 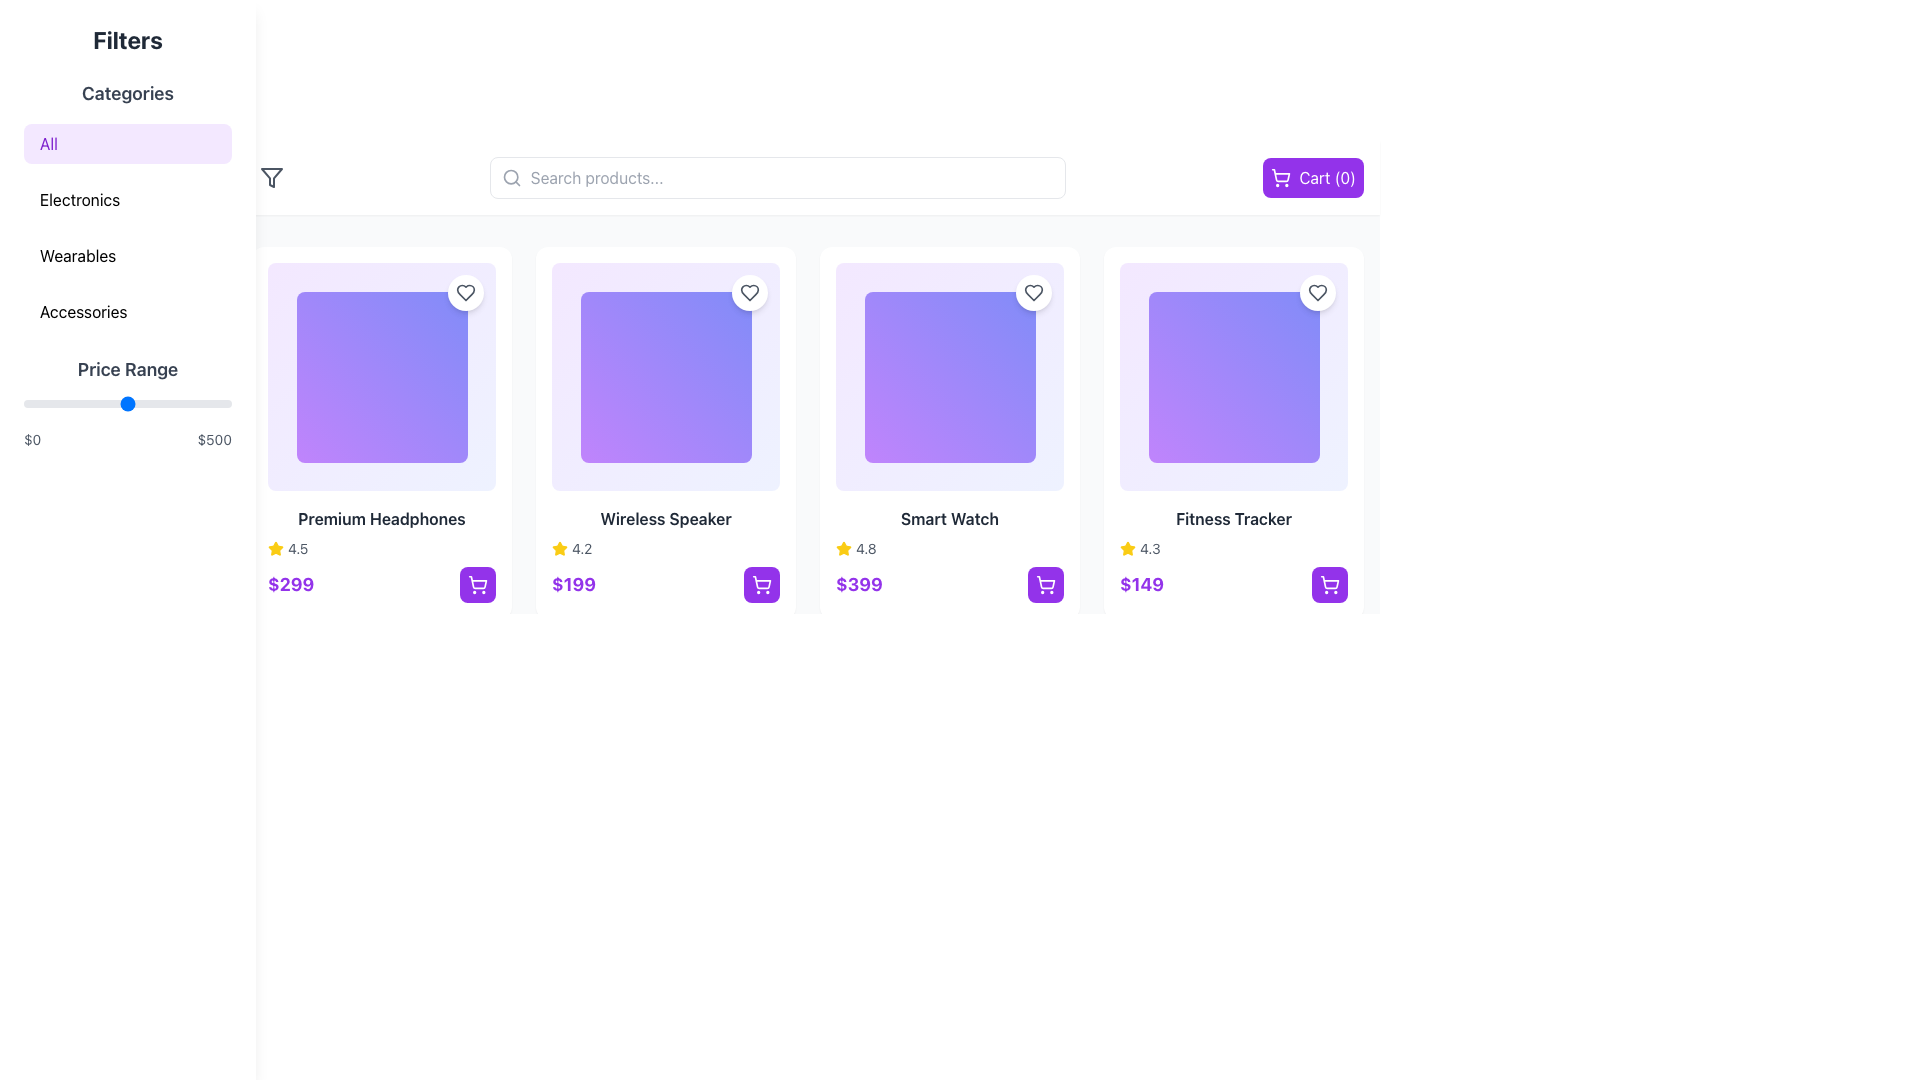 I want to click on price information displayed in the large, bold, purple-colored text label showing '$399' located underneath the product image of the 'Smart Watch' card, so click(x=859, y=585).